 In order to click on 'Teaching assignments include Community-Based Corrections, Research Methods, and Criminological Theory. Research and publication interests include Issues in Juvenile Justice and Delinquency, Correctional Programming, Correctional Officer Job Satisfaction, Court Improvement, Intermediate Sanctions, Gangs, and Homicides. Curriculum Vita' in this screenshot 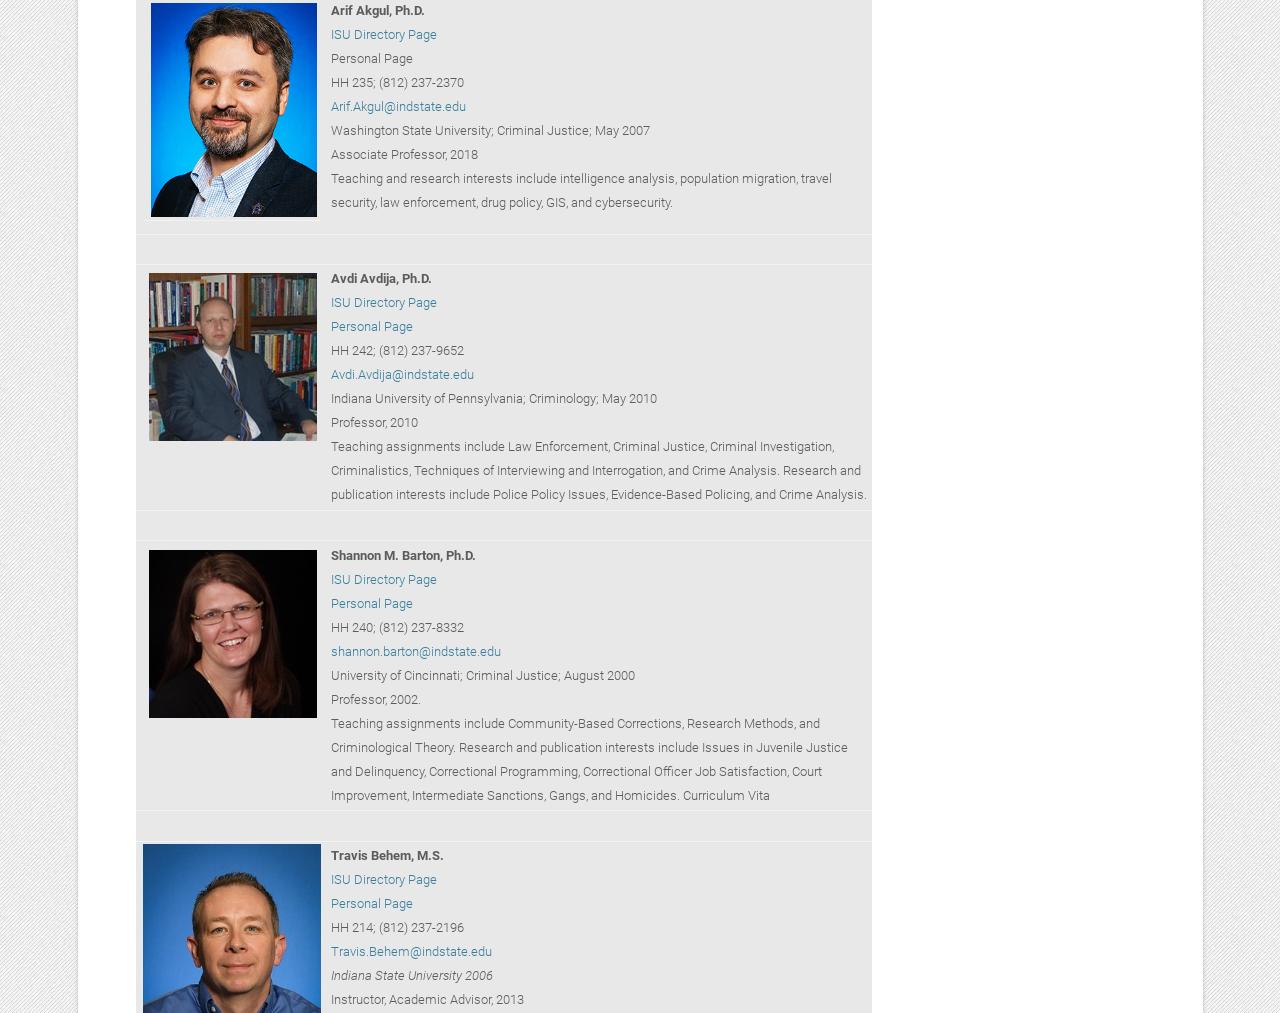, I will do `click(587, 758)`.